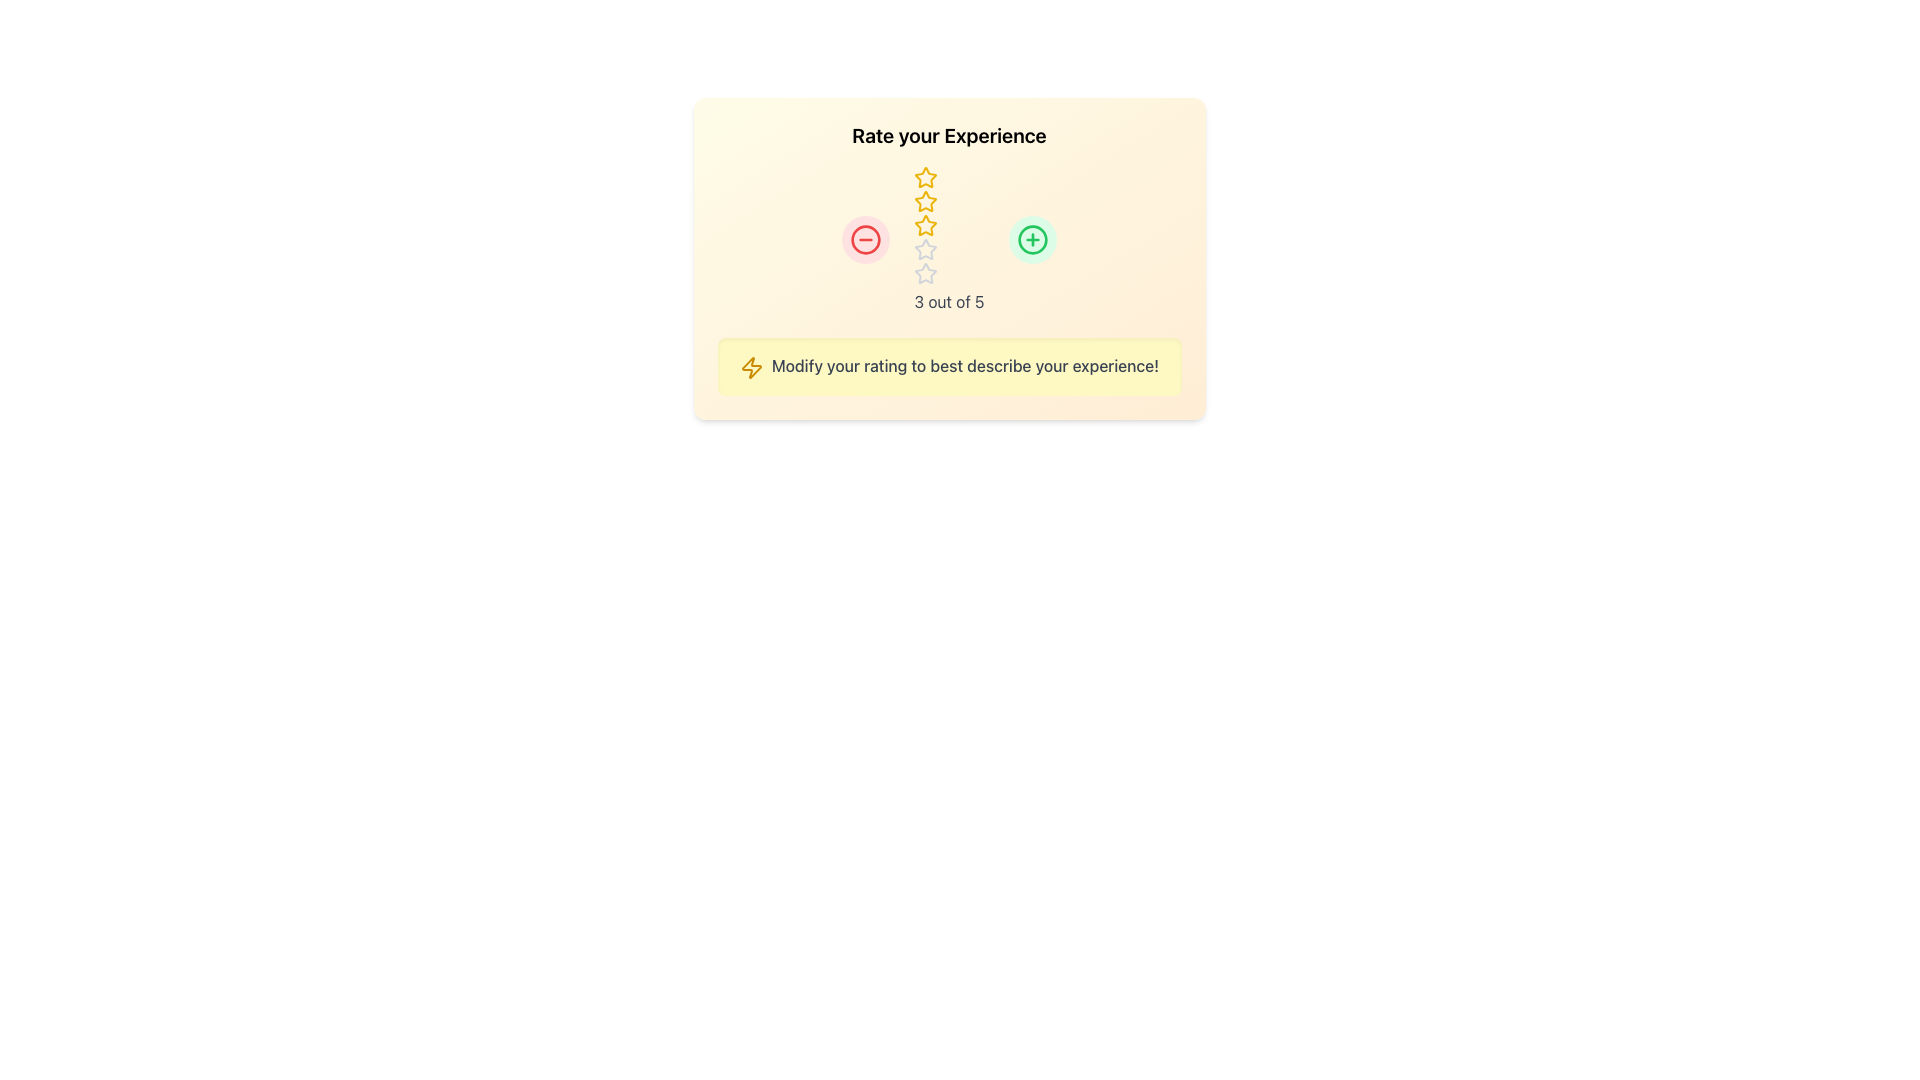 The height and width of the screenshot is (1080, 1920). What do you see at coordinates (948, 366) in the screenshot?
I see `the informational label or reminder with icon located at the bottom section of the card containing the rating system` at bounding box center [948, 366].